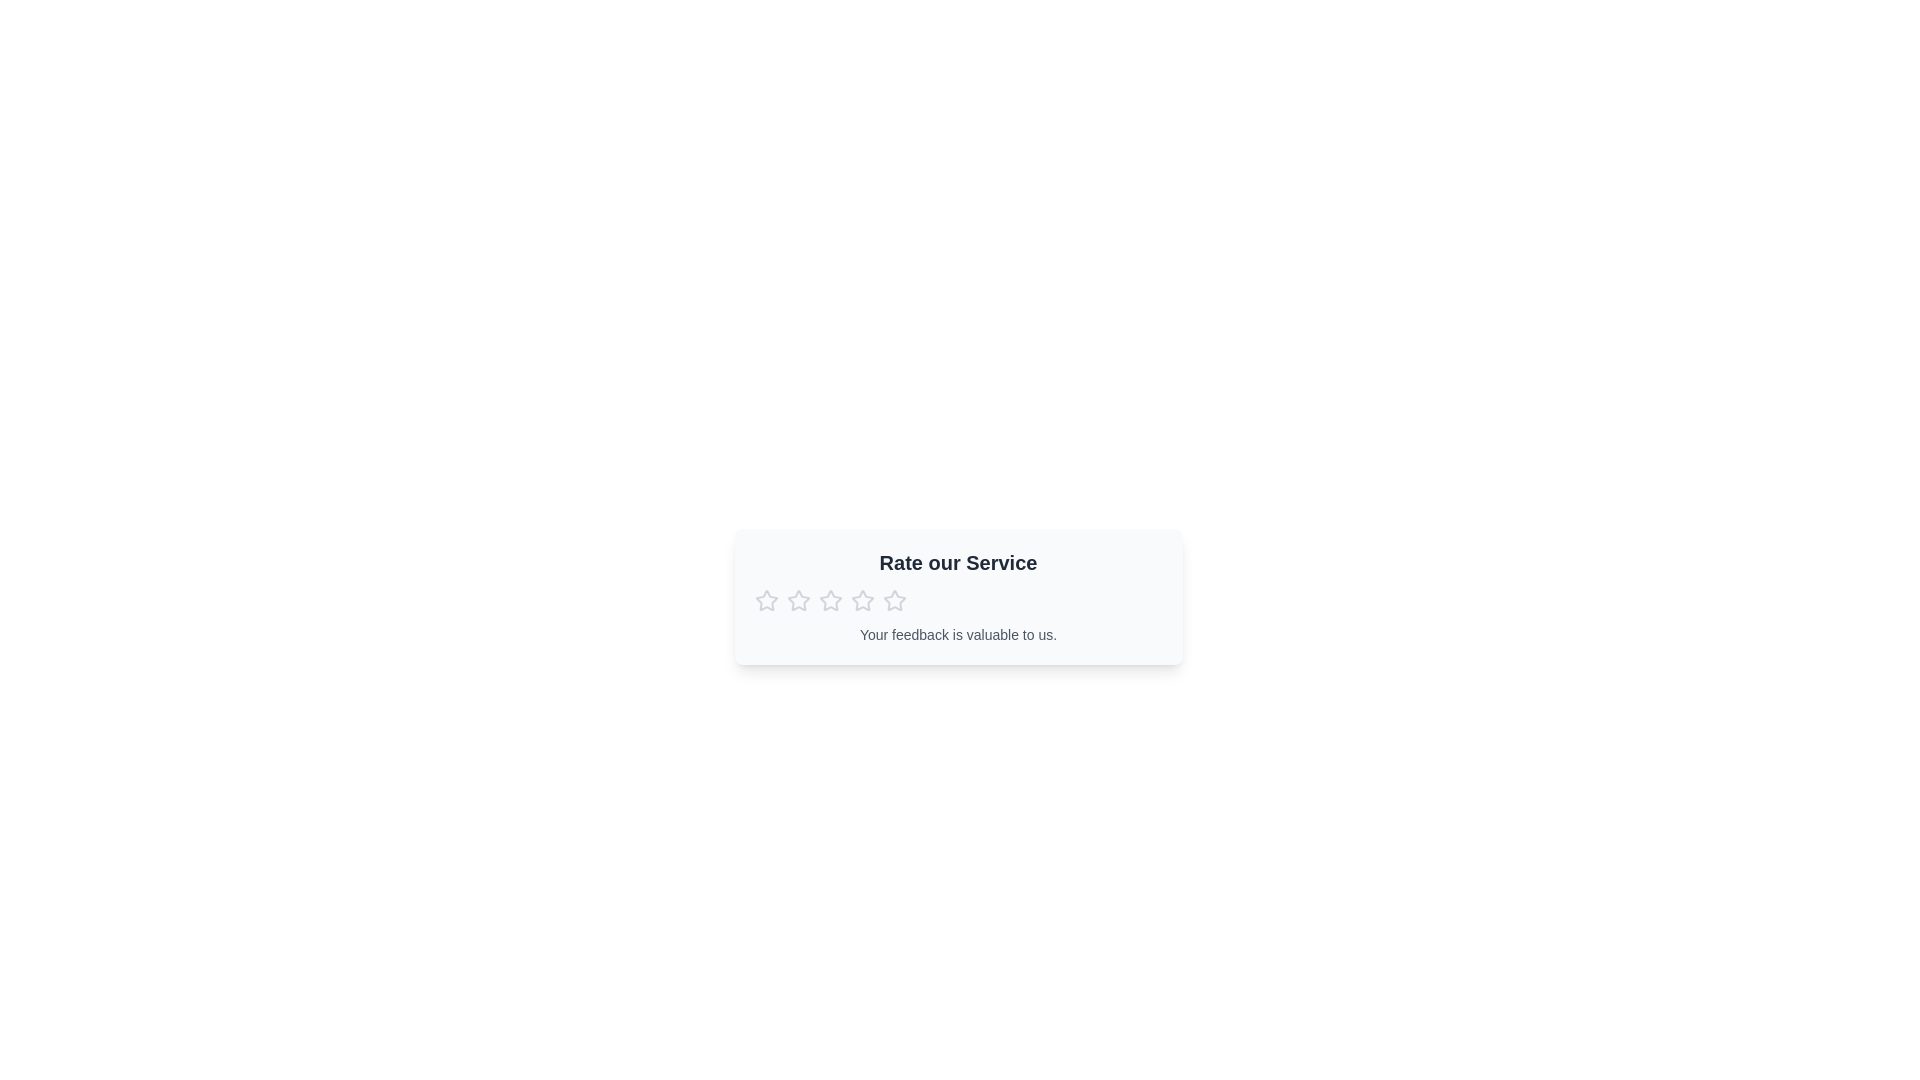 The height and width of the screenshot is (1080, 1920). Describe the element at coordinates (893, 600) in the screenshot. I see `the fourth star in the sequence of five rating stars below the 'Rate our Service' text to give a rating` at that location.